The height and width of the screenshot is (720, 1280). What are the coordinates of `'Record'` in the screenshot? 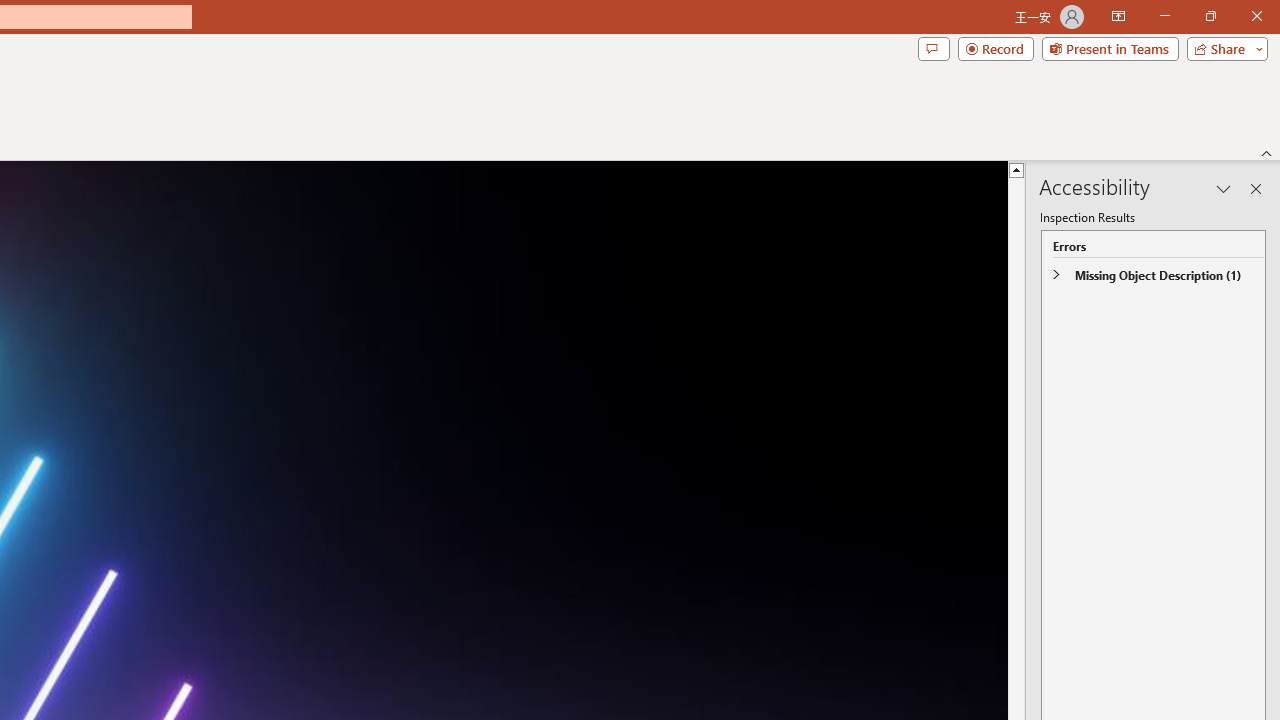 It's located at (995, 47).